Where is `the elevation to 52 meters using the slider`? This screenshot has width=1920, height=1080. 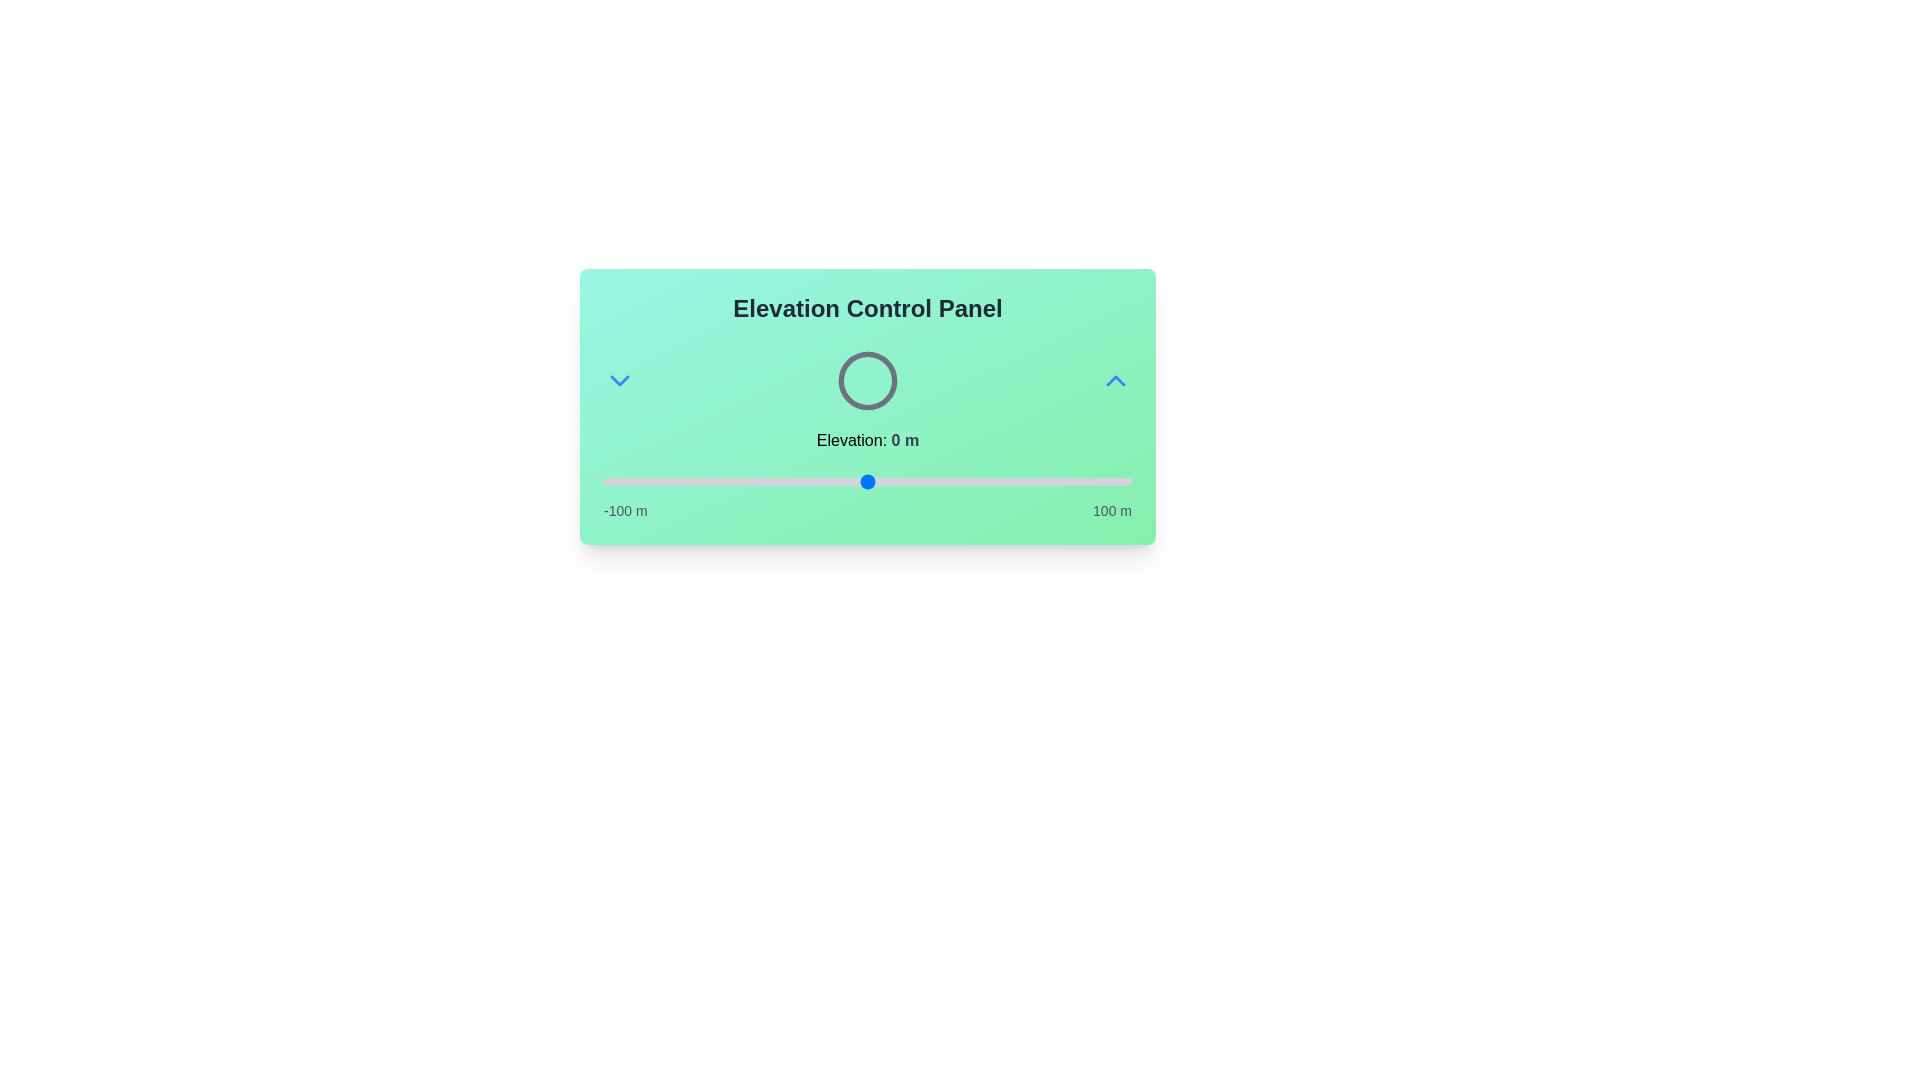
the elevation to 52 meters using the slider is located at coordinates (1005, 482).